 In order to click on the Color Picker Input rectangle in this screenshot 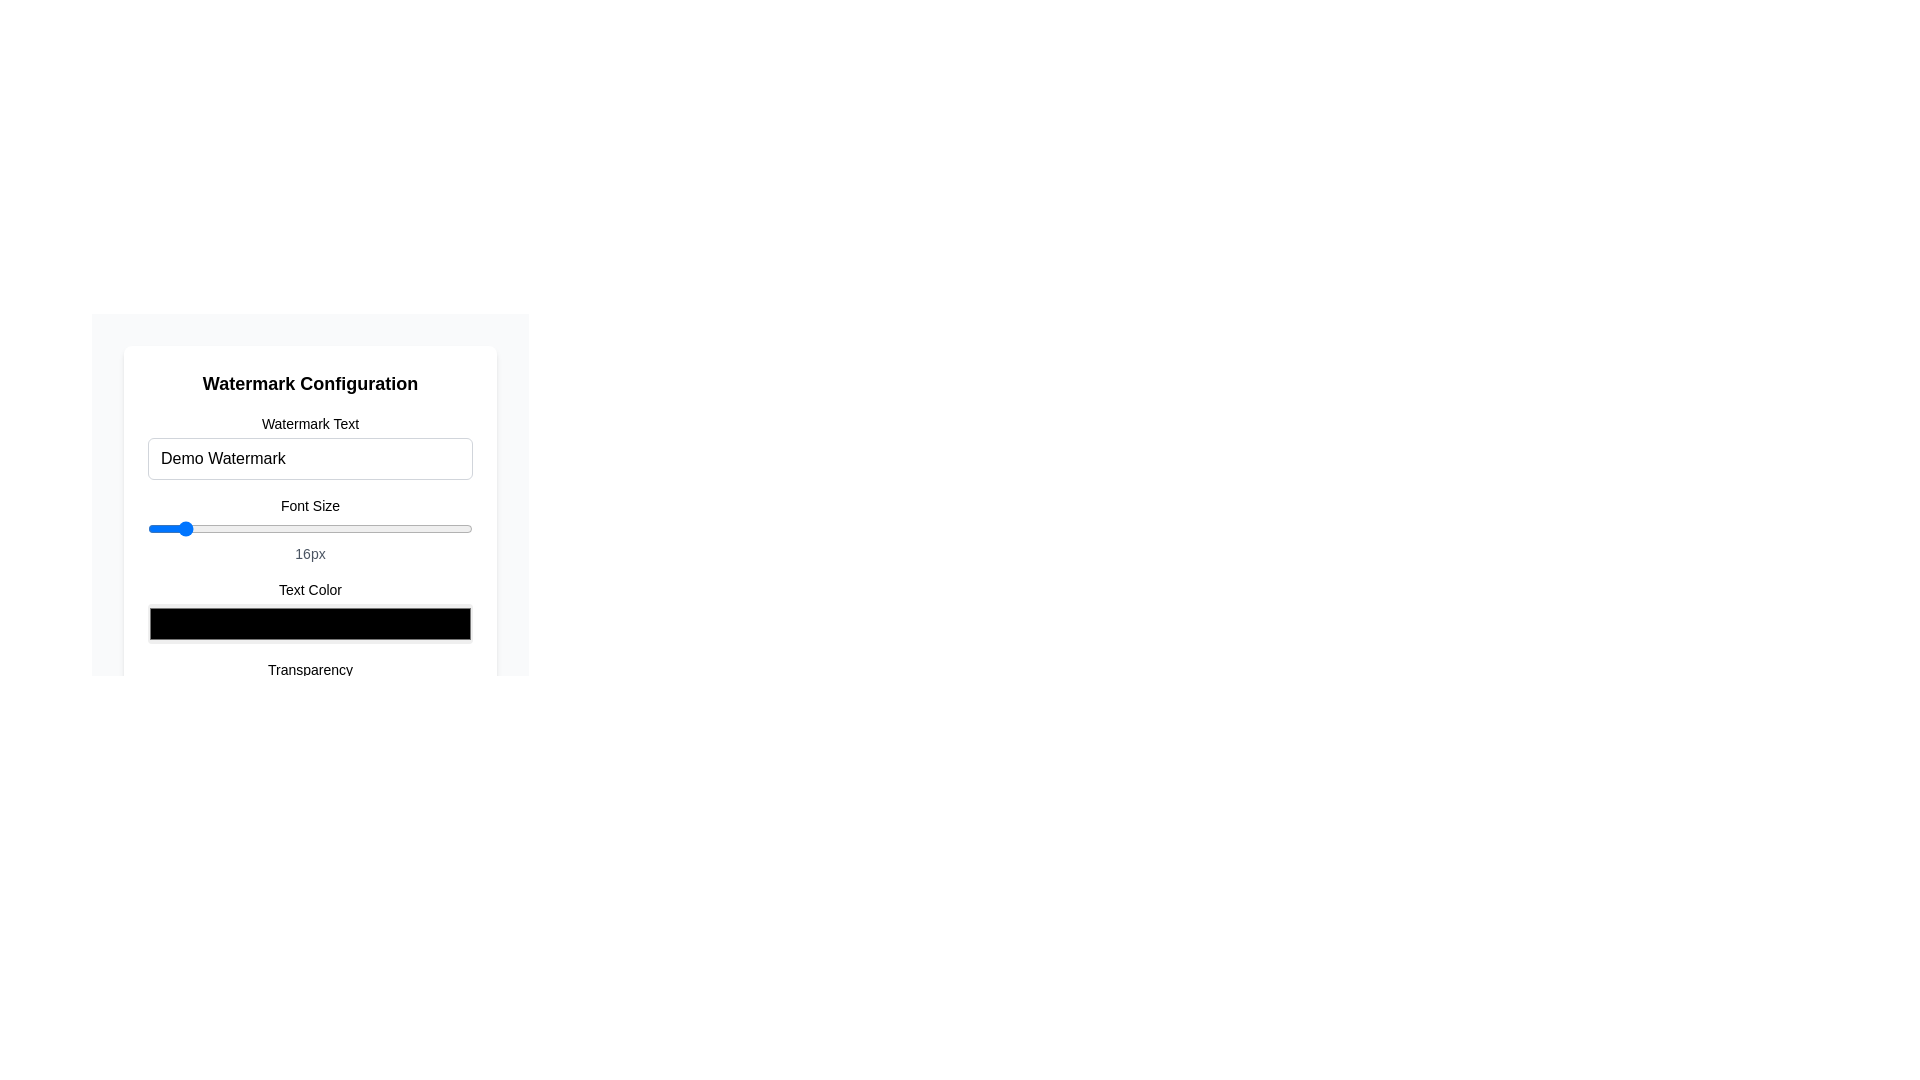, I will do `click(309, 611)`.